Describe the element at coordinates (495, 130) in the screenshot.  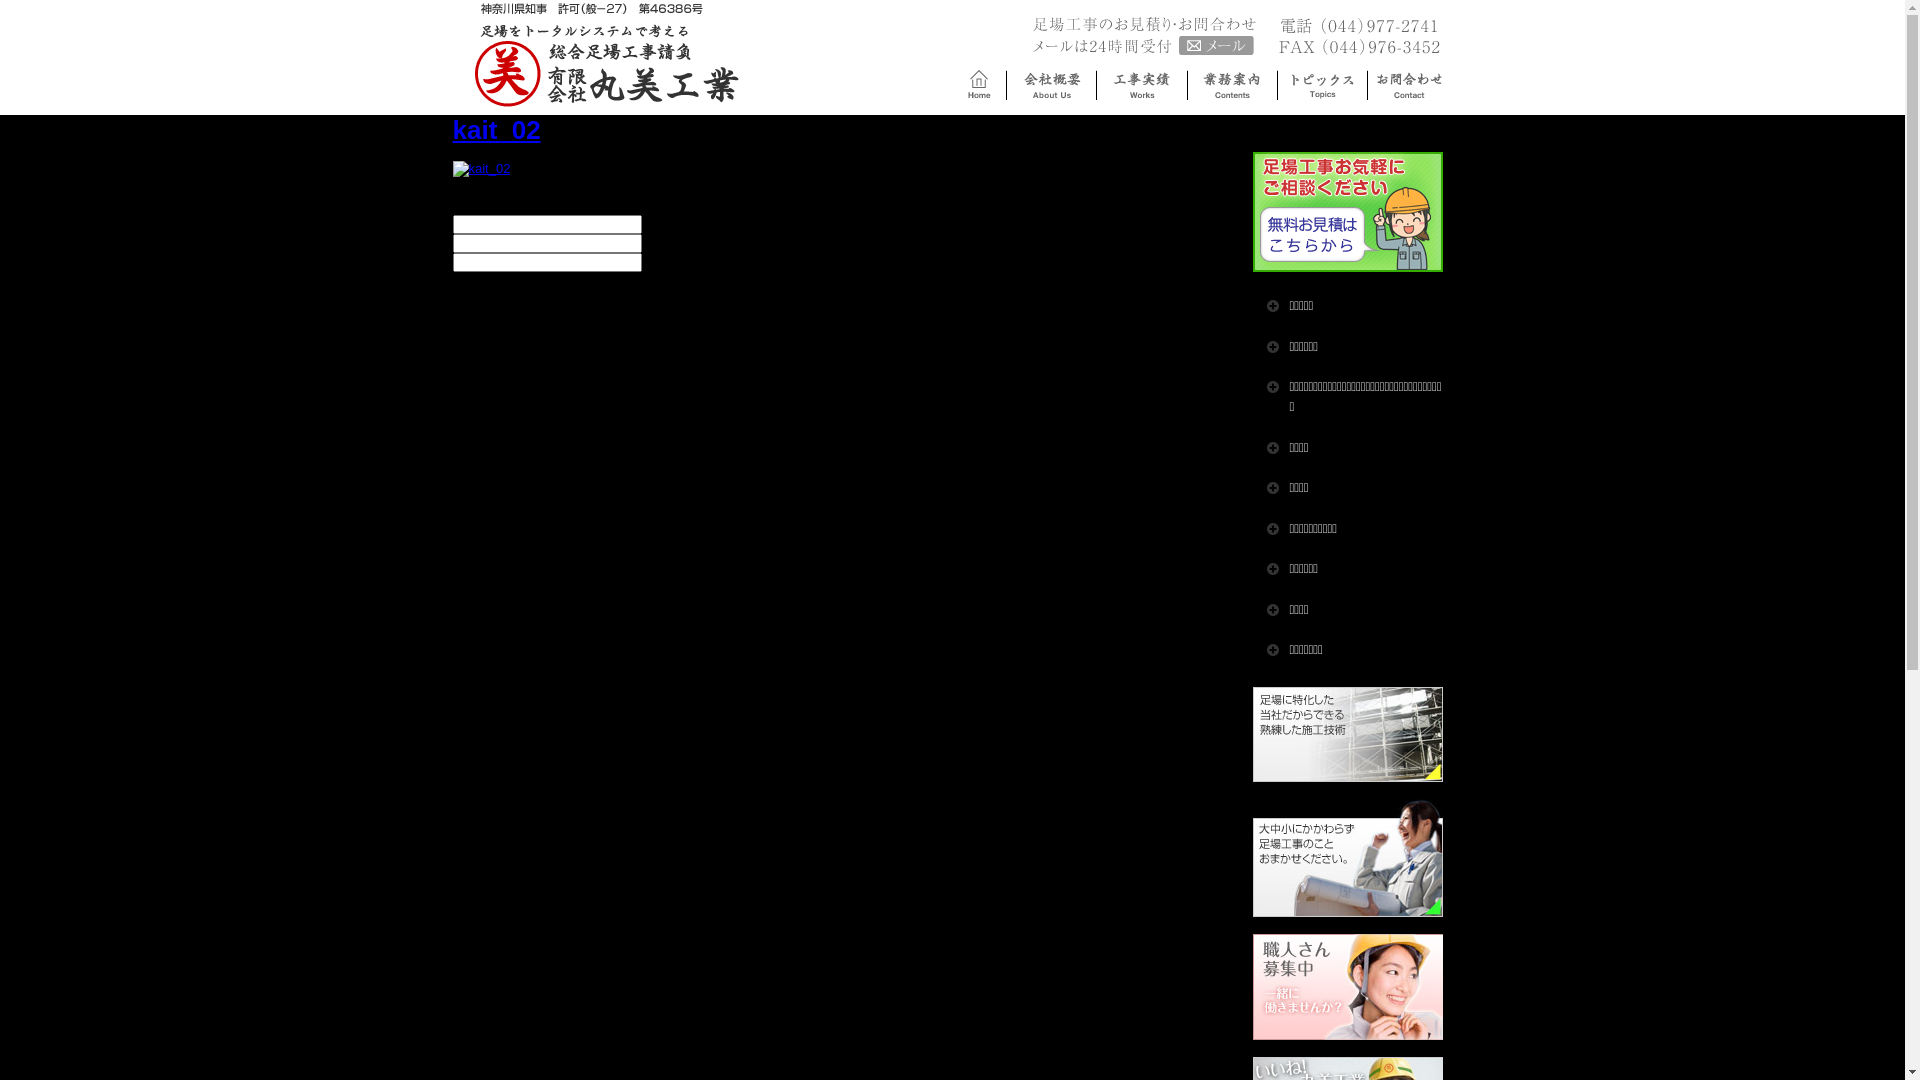
I see `'kait_02'` at that location.